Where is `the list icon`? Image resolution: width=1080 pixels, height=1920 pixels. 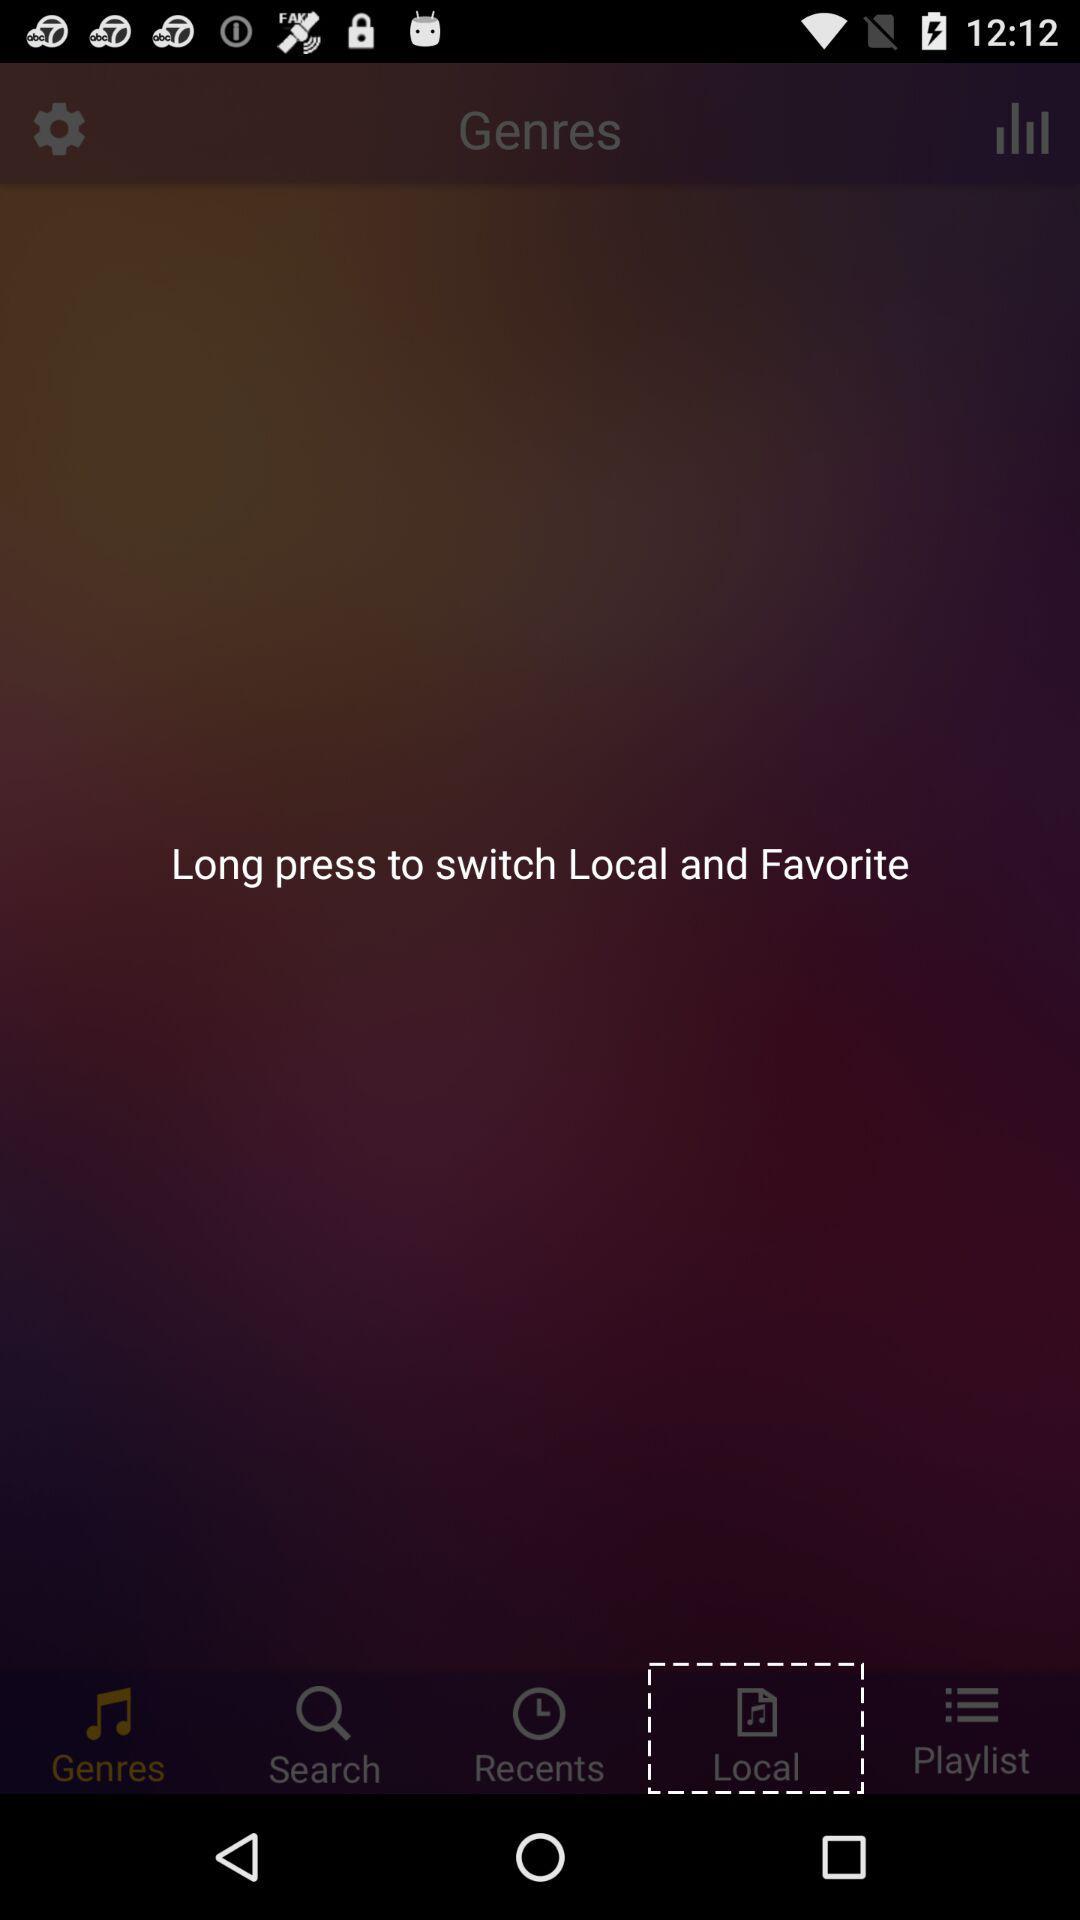
the list icon is located at coordinates (971, 1855).